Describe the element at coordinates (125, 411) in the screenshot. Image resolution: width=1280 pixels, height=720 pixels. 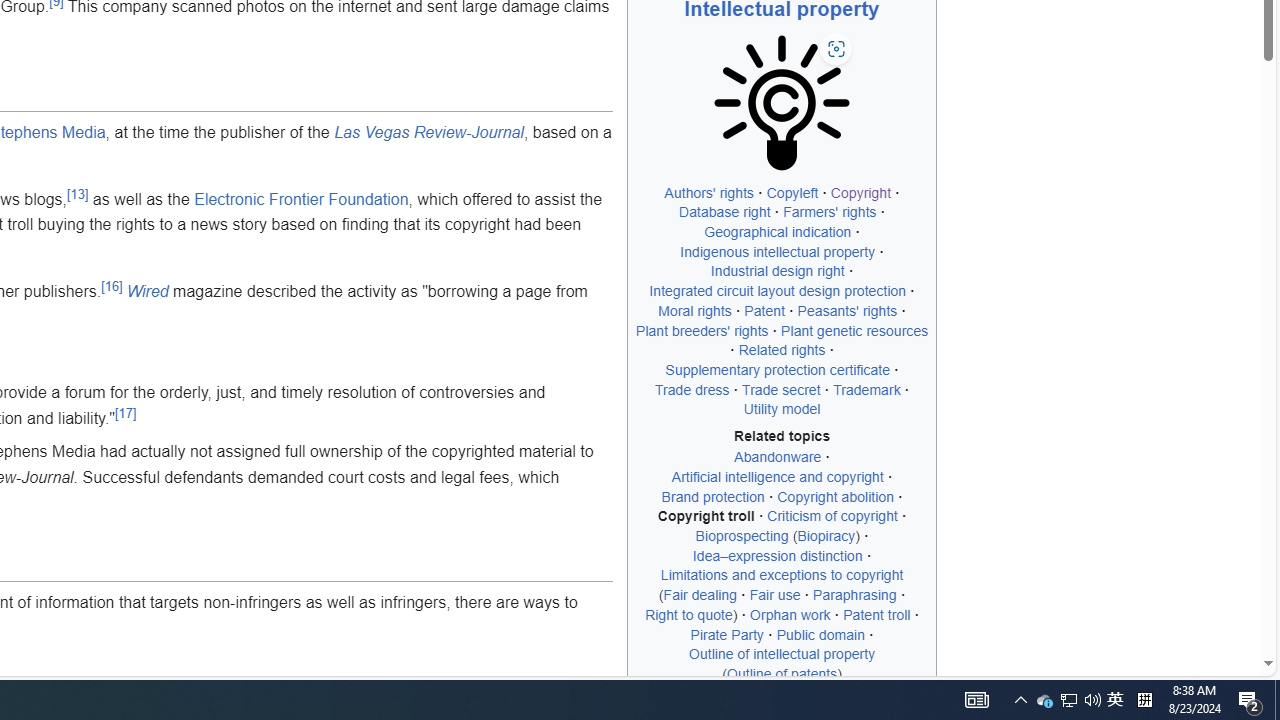
I see `'[17]'` at that location.